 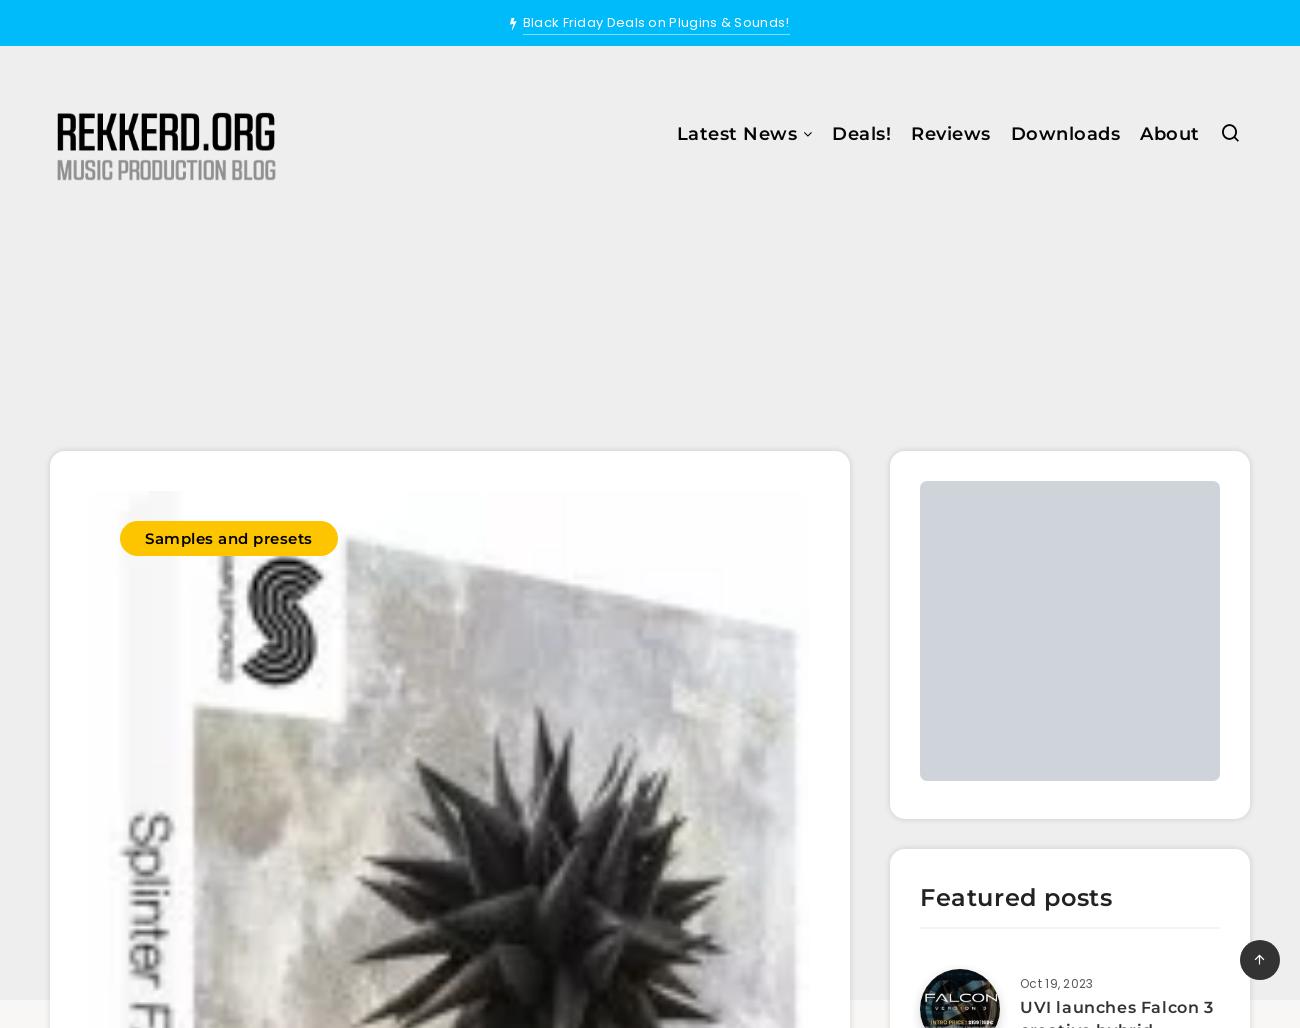 I want to click on 'Downloads', so click(x=1064, y=134).